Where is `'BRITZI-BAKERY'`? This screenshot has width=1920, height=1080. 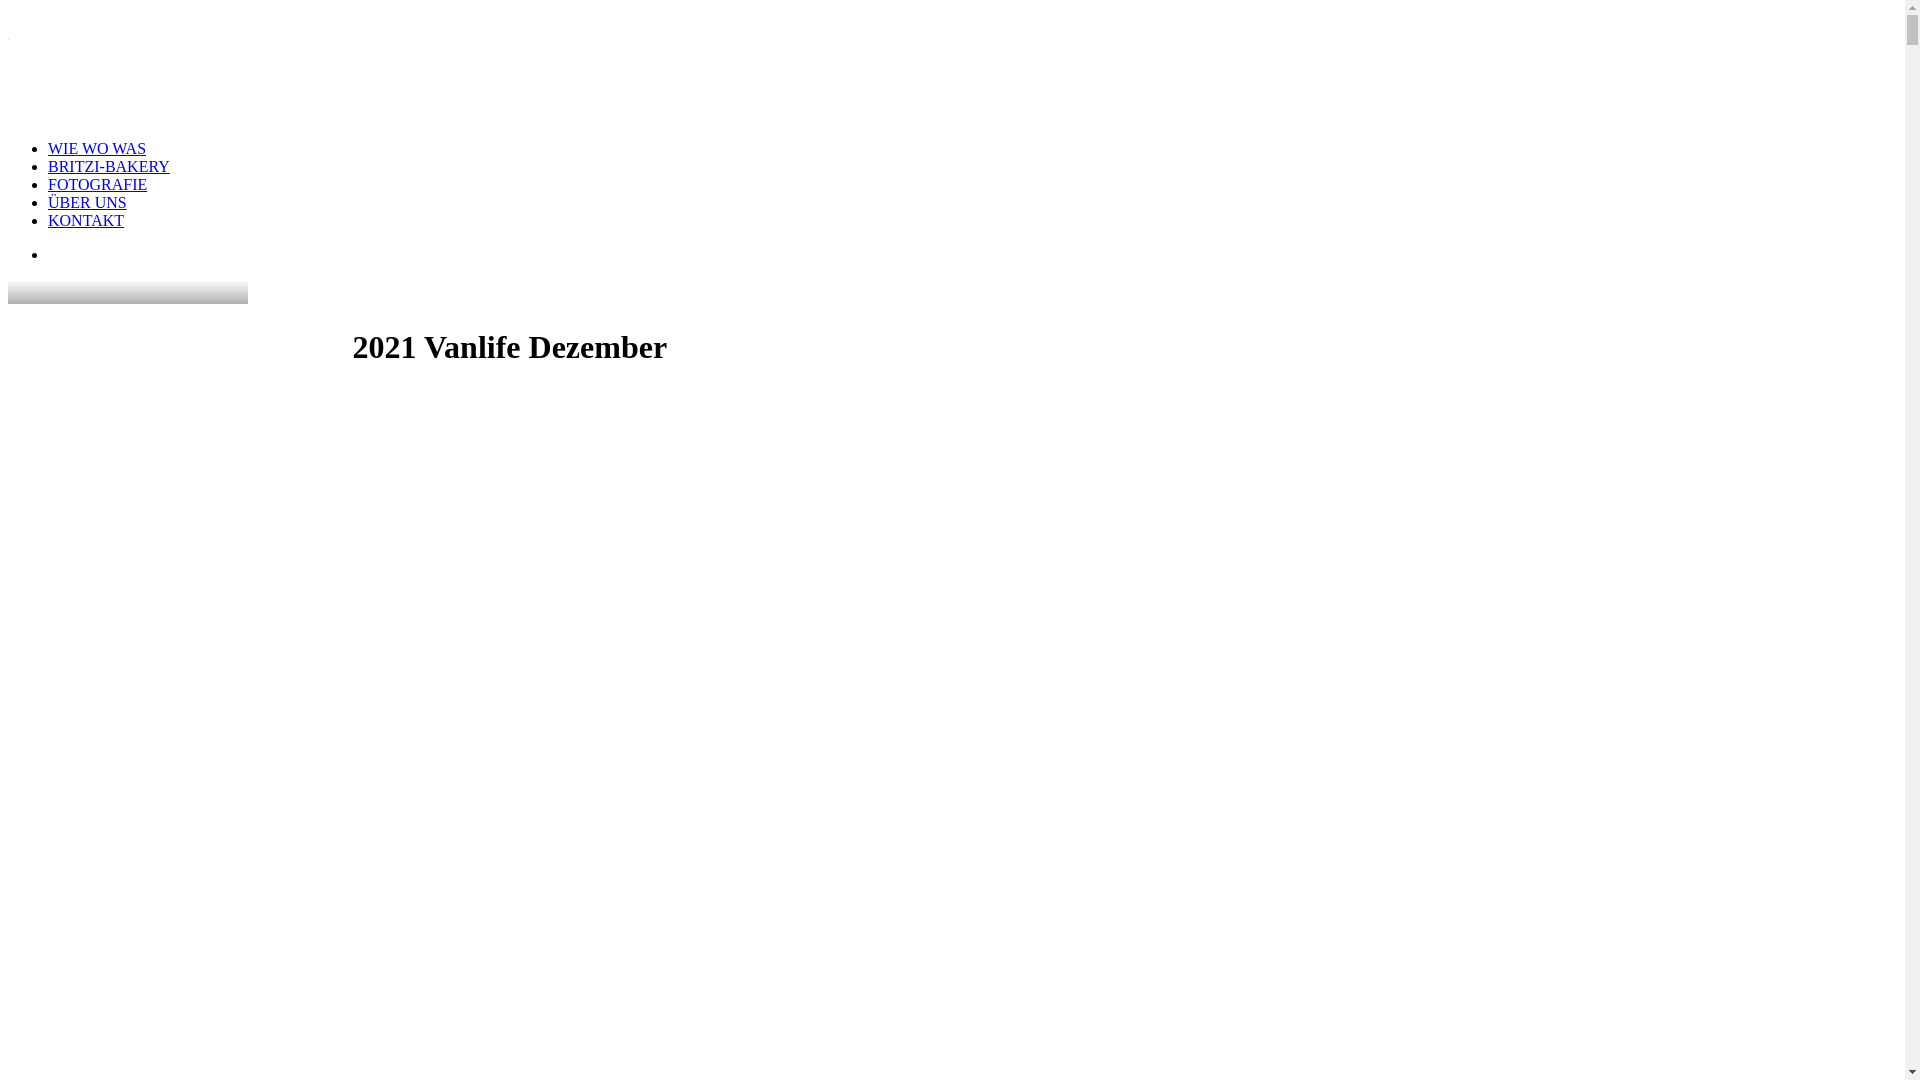
'BRITZI-BAKERY' is located at coordinates (48, 165).